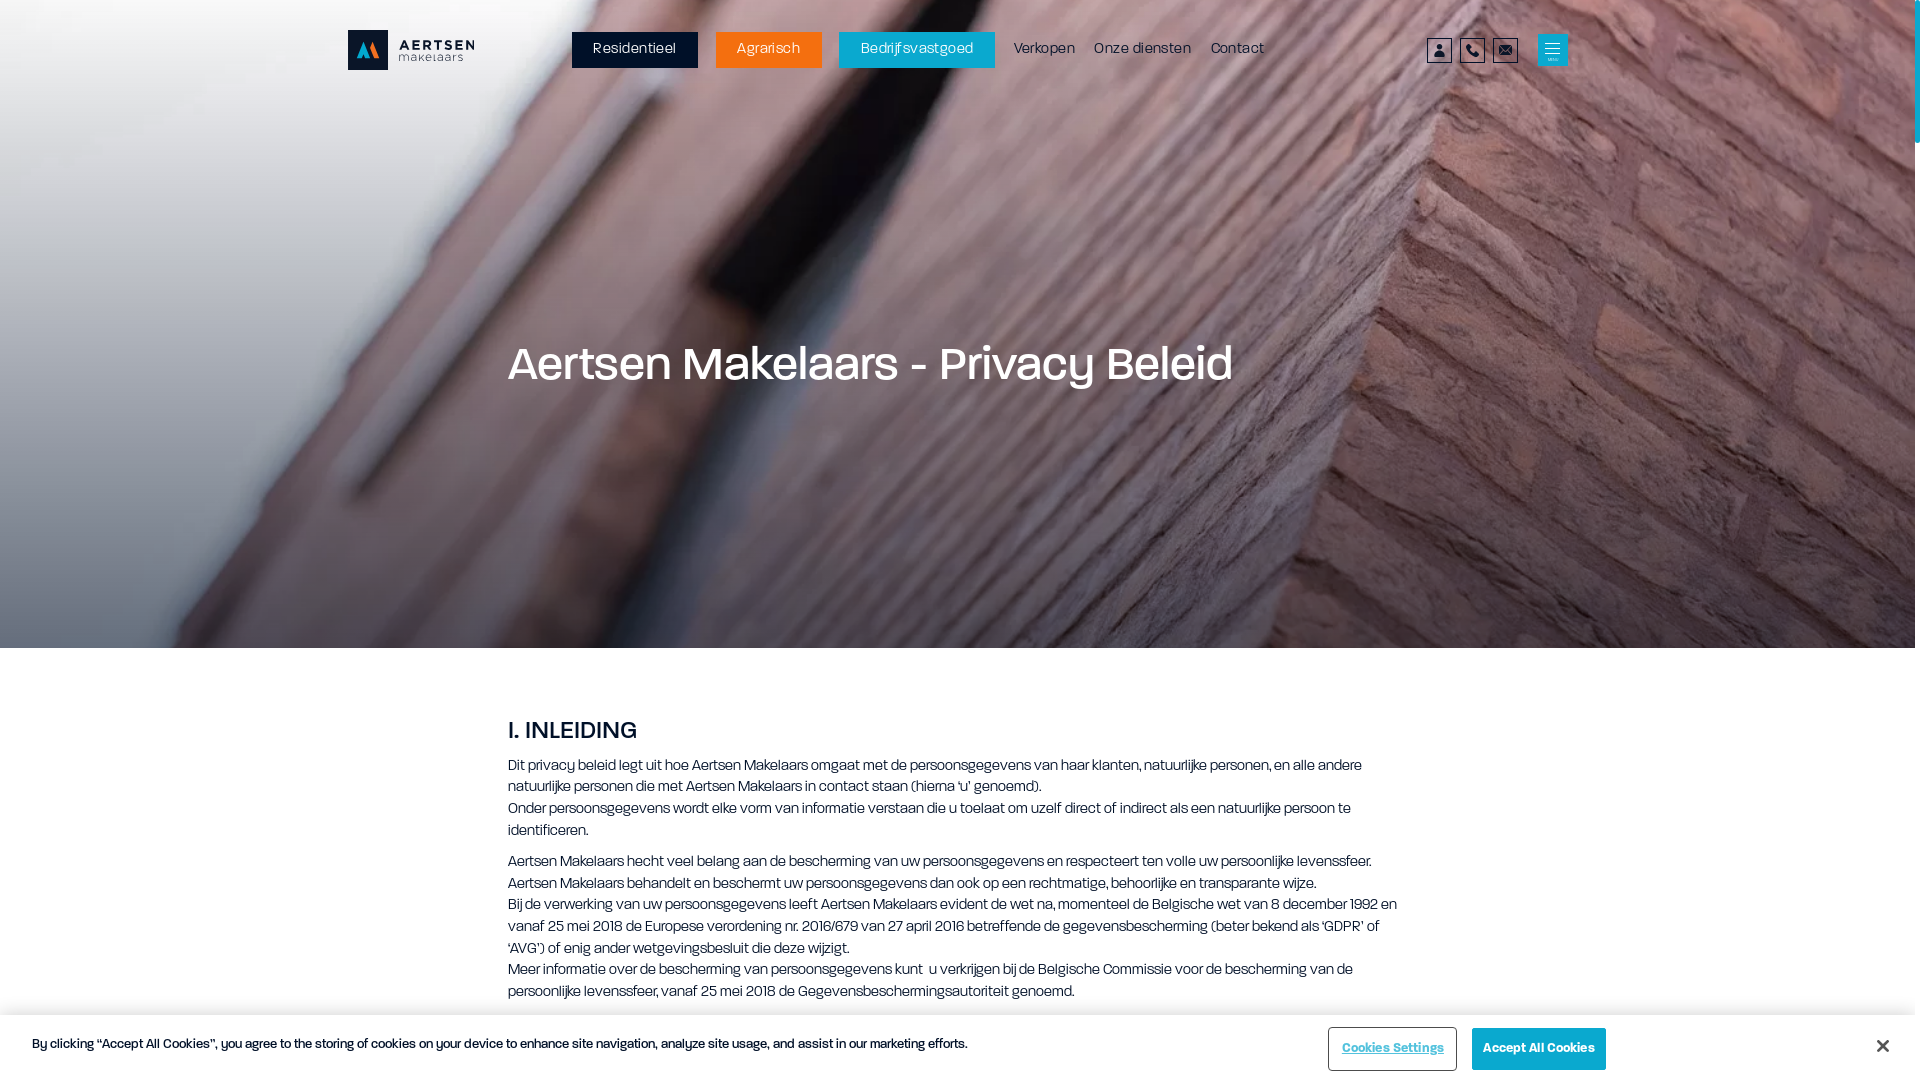 Image resolution: width=1920 pixels, height=1080 pixels. I want to click on 'Residentieel', so click(633, 49).